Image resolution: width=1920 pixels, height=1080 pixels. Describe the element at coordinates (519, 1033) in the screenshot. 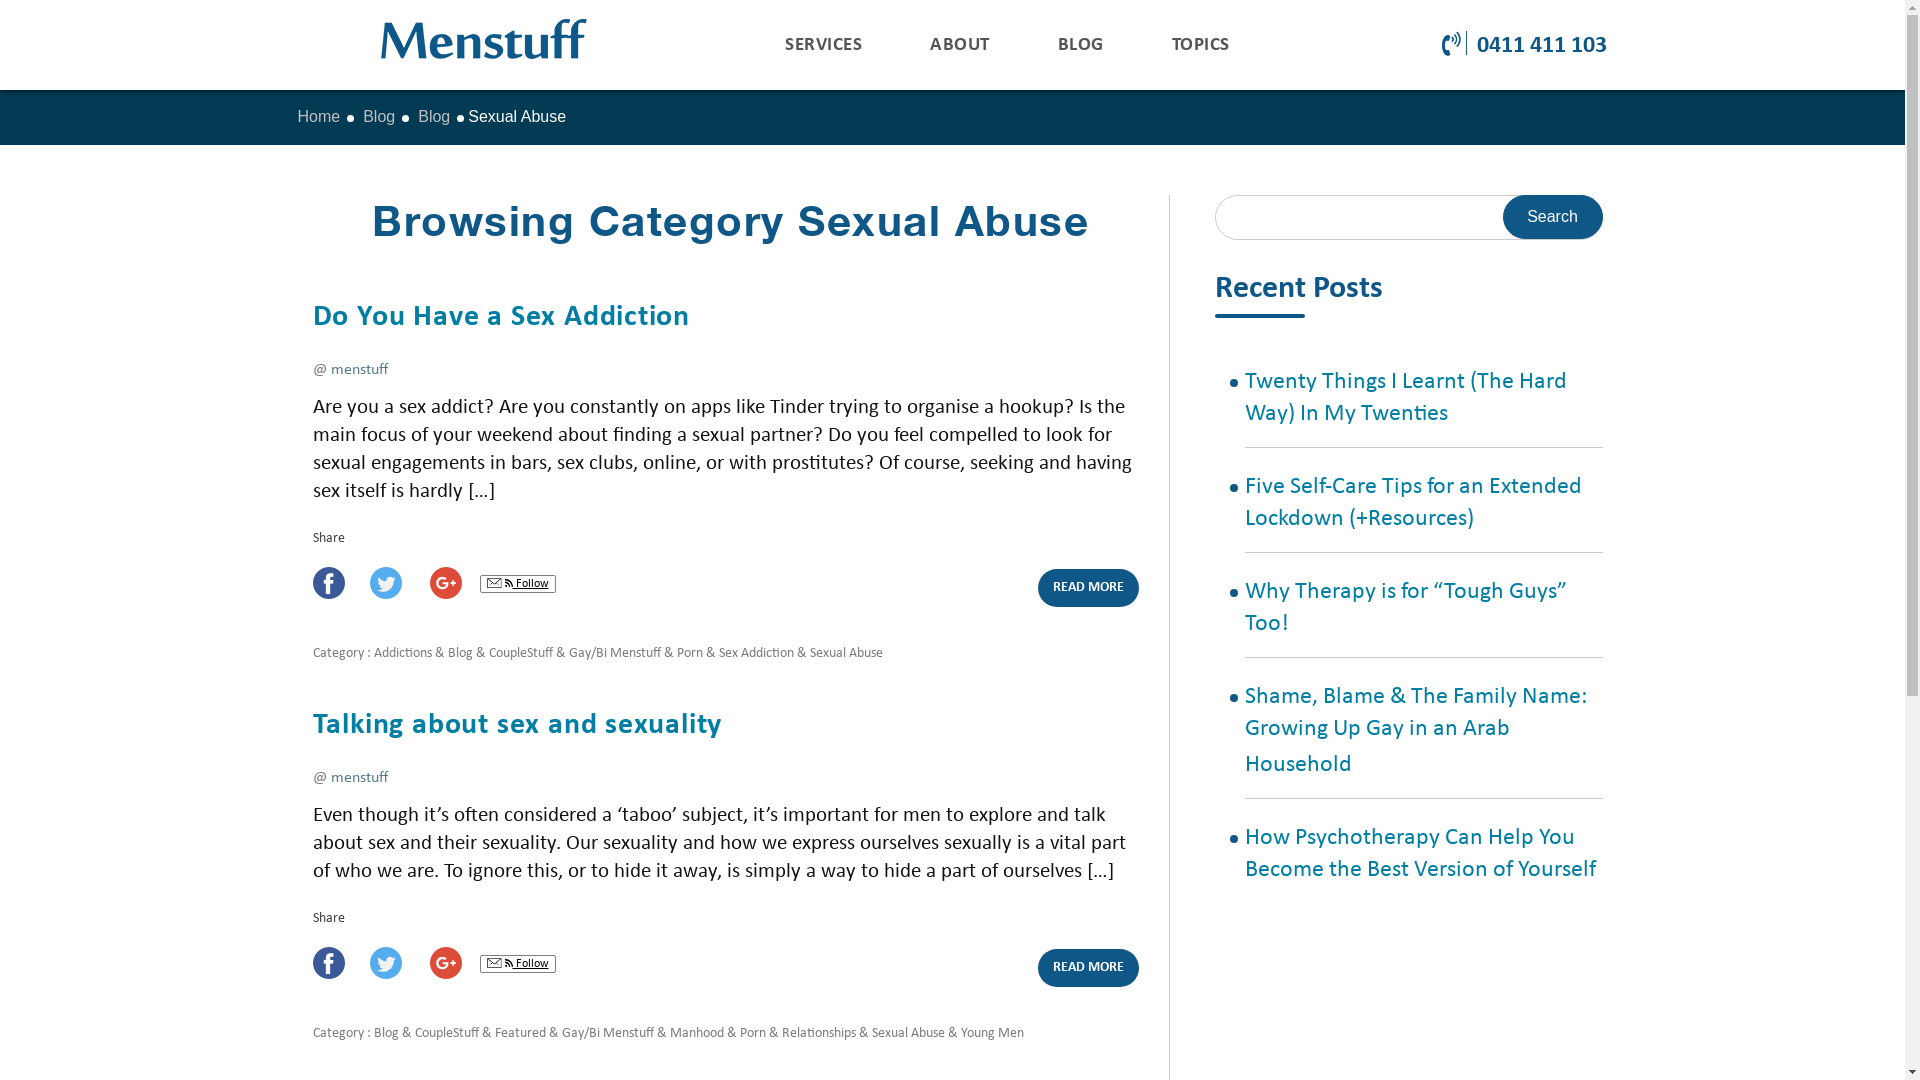

I see `'Featured'` at that location.